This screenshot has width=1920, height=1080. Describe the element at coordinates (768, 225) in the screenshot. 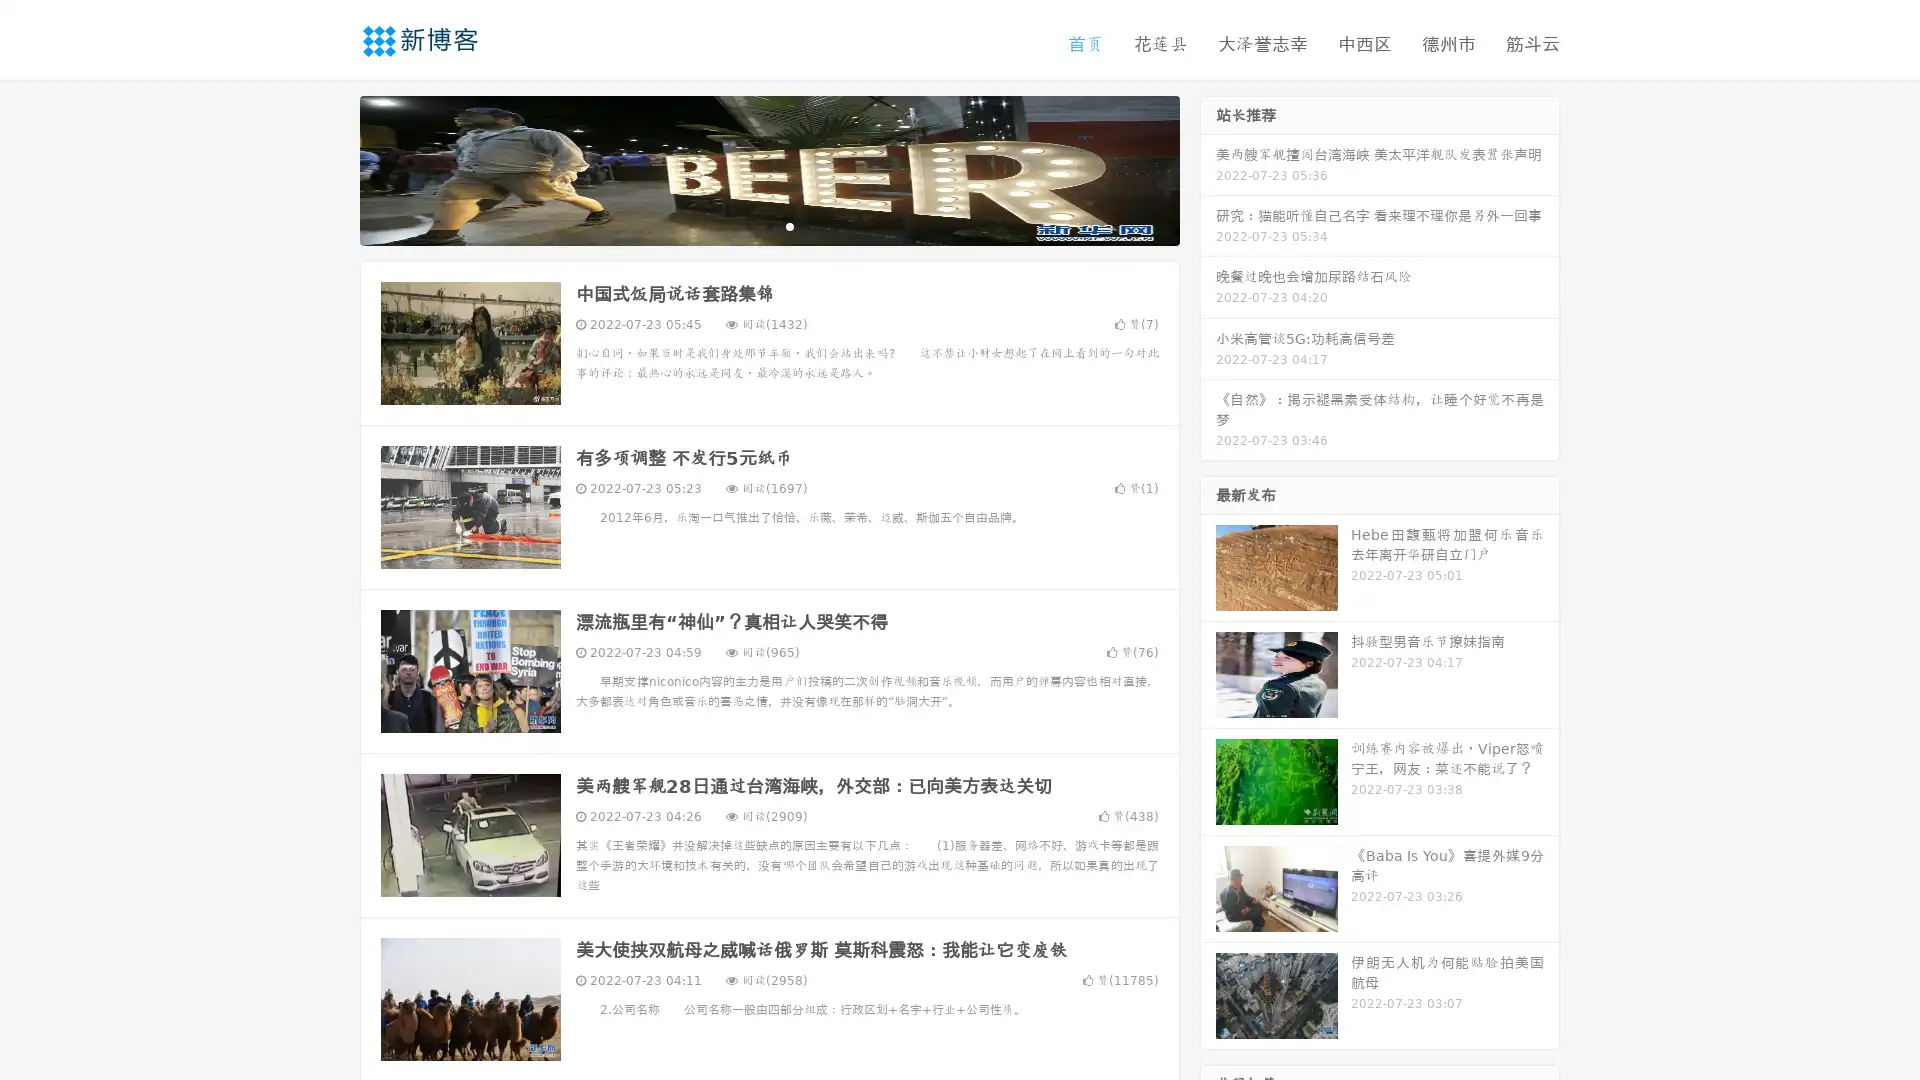

I see `Go to slide 2` at that location.